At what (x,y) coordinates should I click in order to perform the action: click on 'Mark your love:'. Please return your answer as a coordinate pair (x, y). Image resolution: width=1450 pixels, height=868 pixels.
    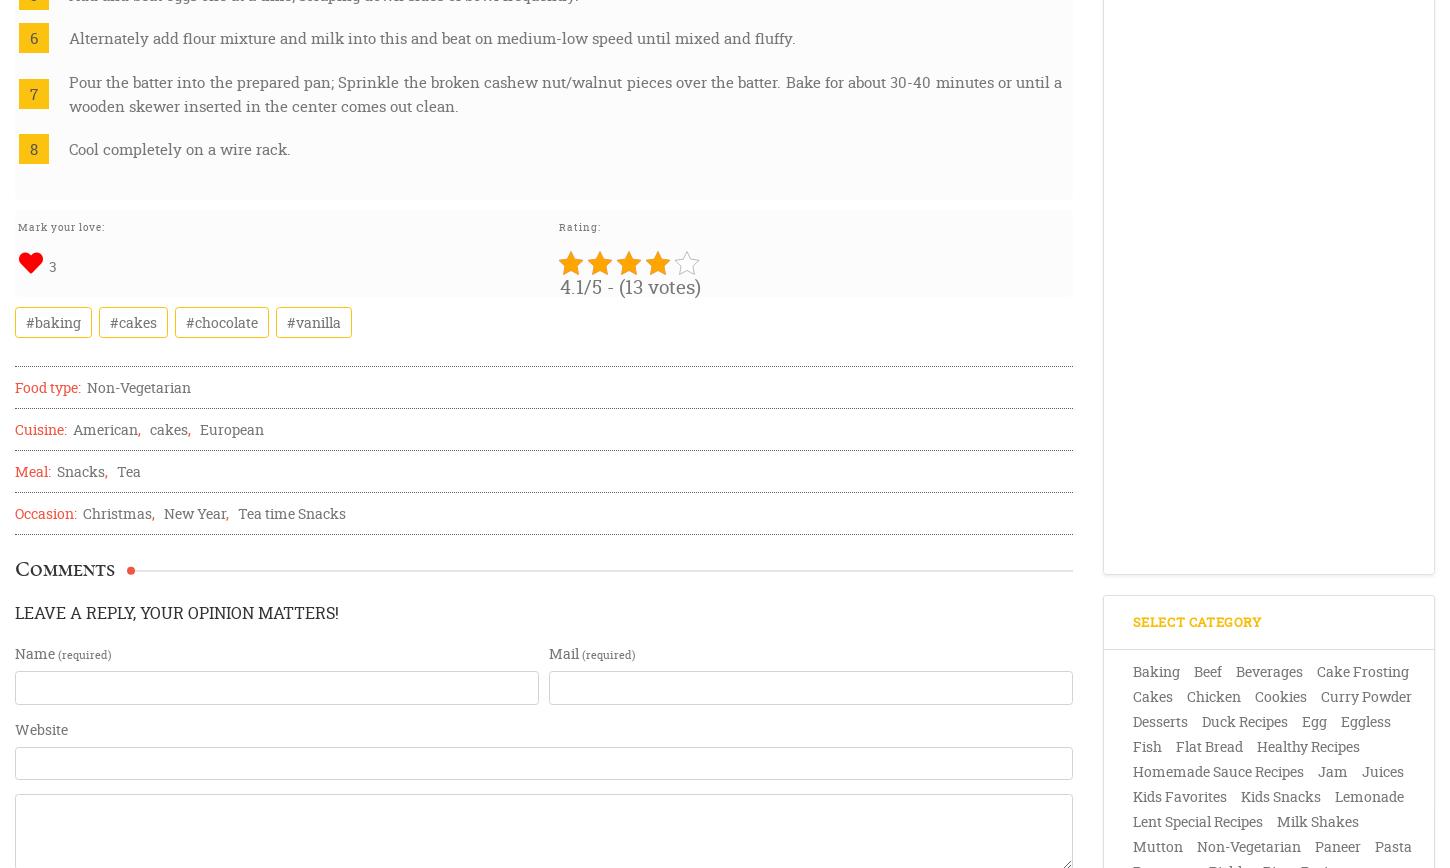
    Looking at the image, I should click on (61, 227).